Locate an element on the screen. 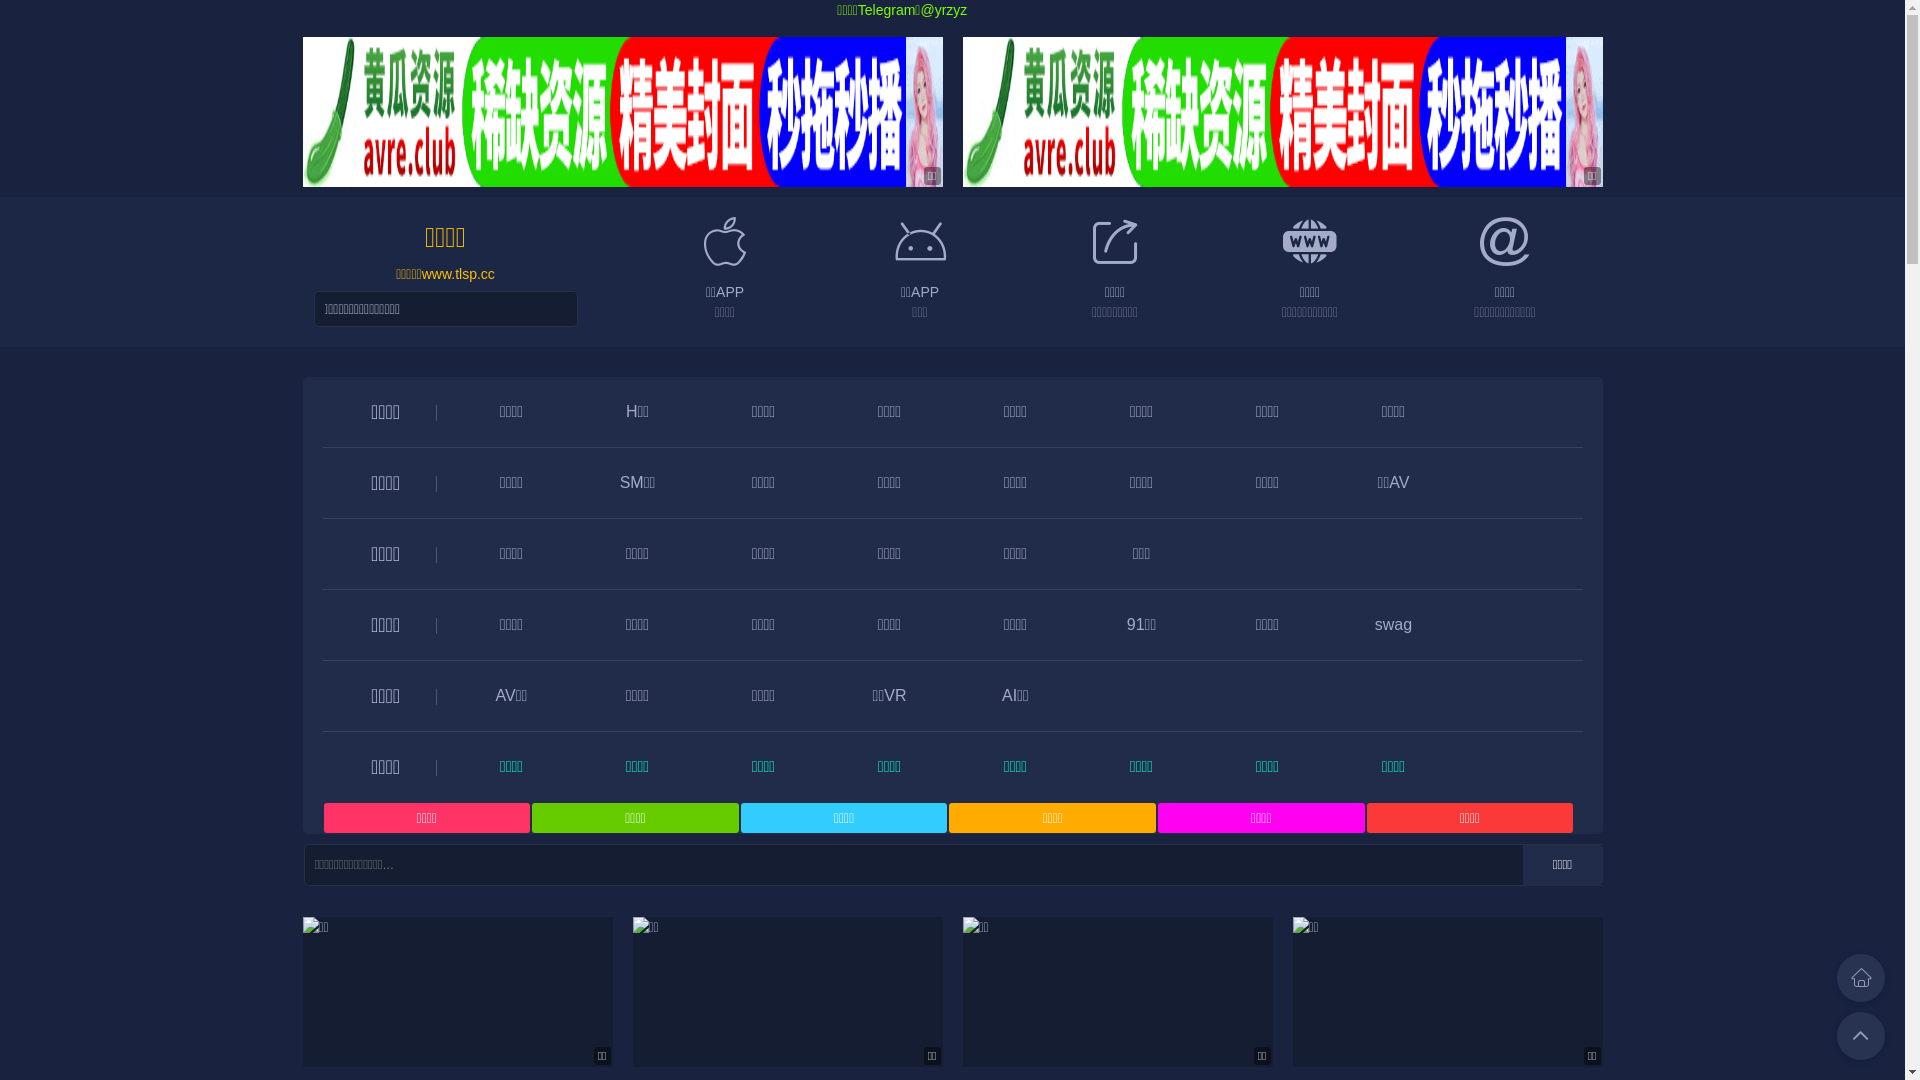 This screenshot has height=1080, width=1920. 'swag' is located at coordinates (1392, 623).